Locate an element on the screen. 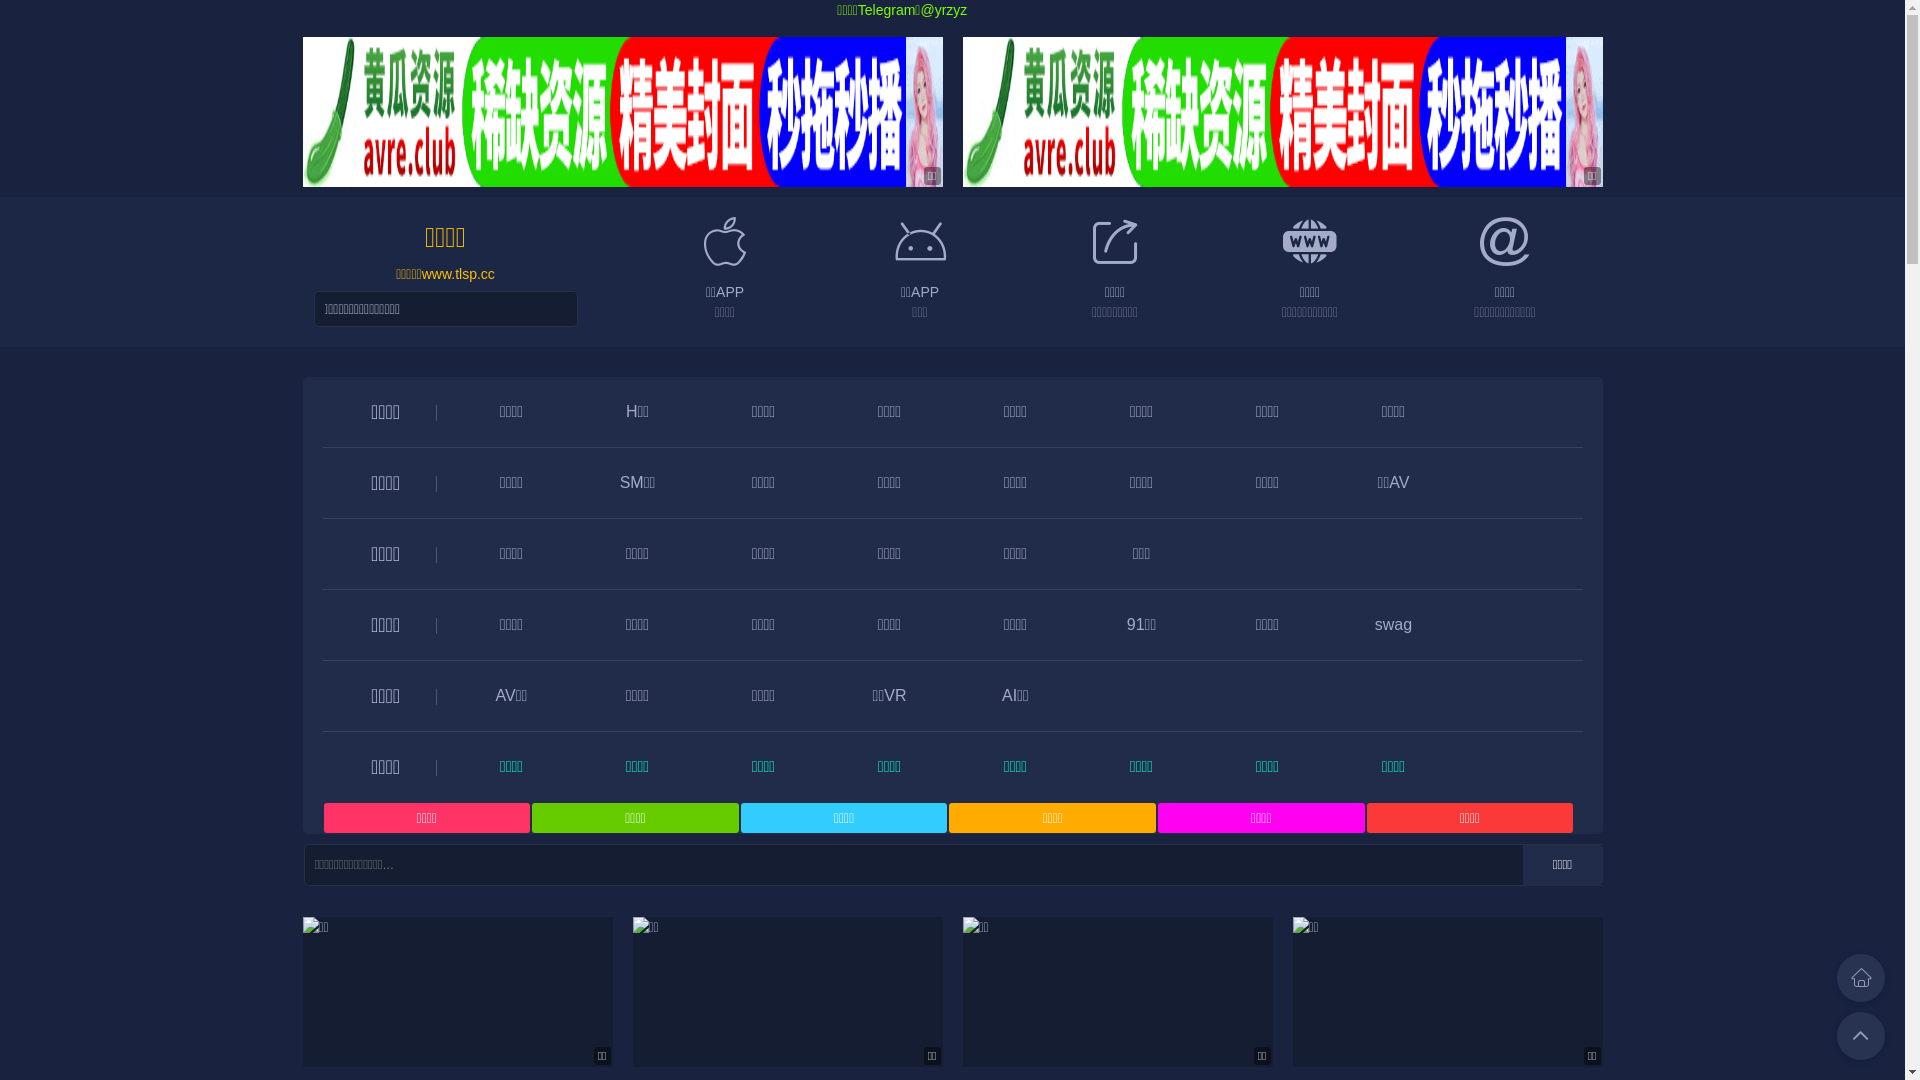 This screenshot has height=1080, width=1920. 'swag' is located at coordinates (1392, 623).